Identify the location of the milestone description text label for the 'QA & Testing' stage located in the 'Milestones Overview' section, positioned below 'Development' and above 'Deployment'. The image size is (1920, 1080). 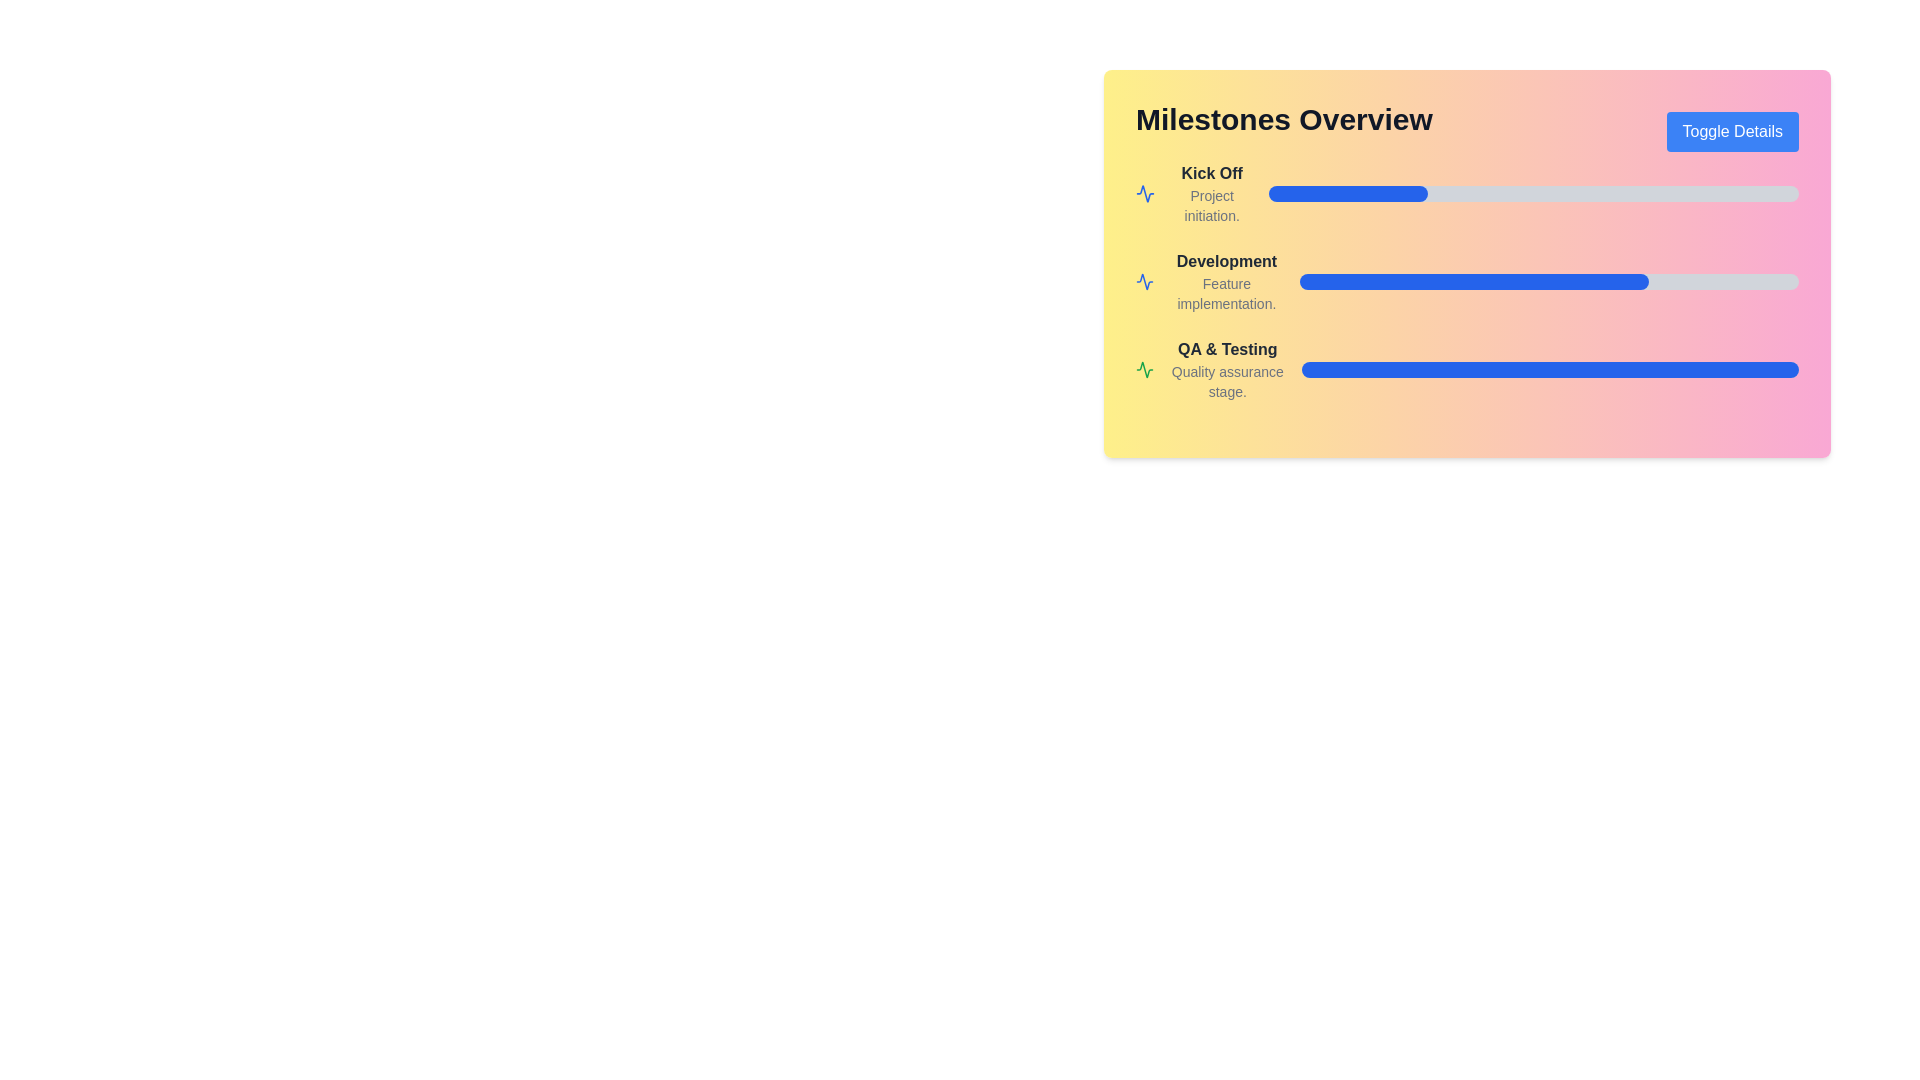
(1226, 370).